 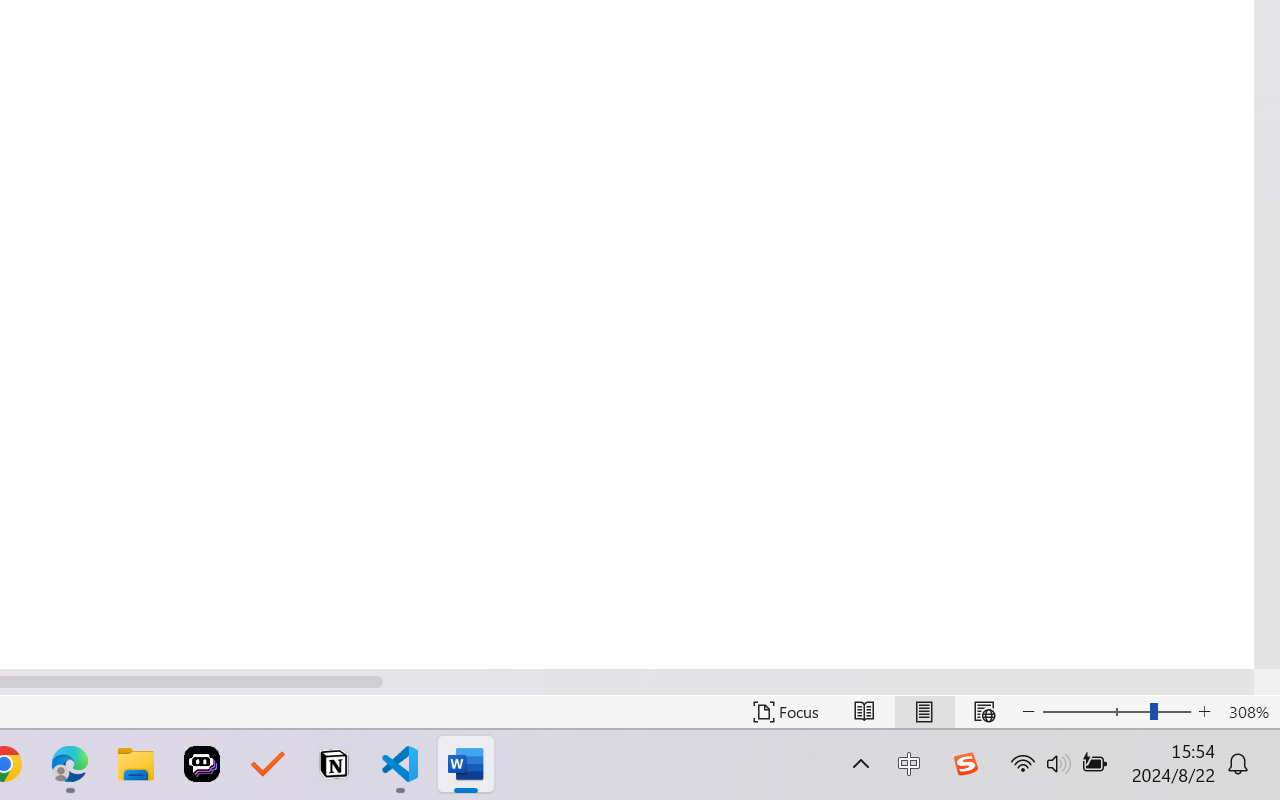 I want to click on 'Zoom 308%', so click(x=1248, y=711).